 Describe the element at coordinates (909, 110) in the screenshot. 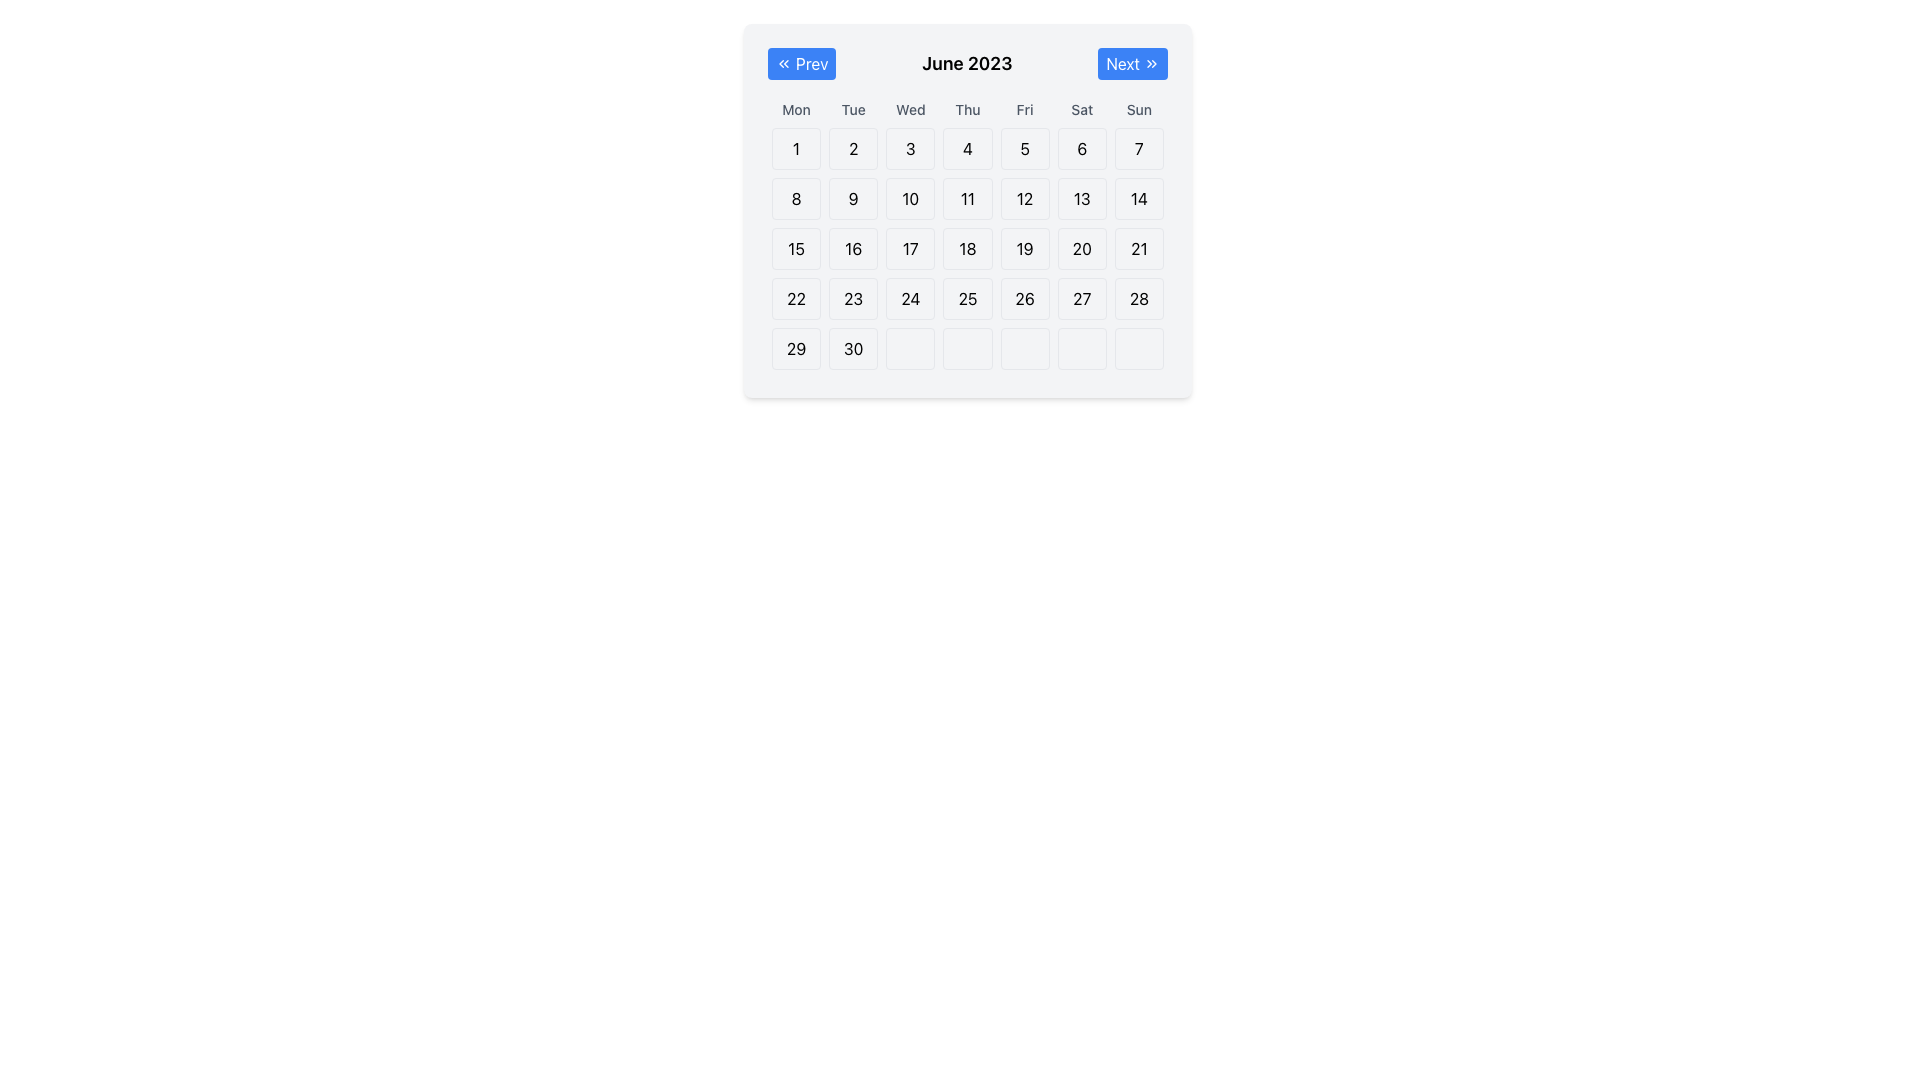

I see `the text label displaying 'Wed', which is the third element in a row of day abbreviations in the calendar header` at that location.